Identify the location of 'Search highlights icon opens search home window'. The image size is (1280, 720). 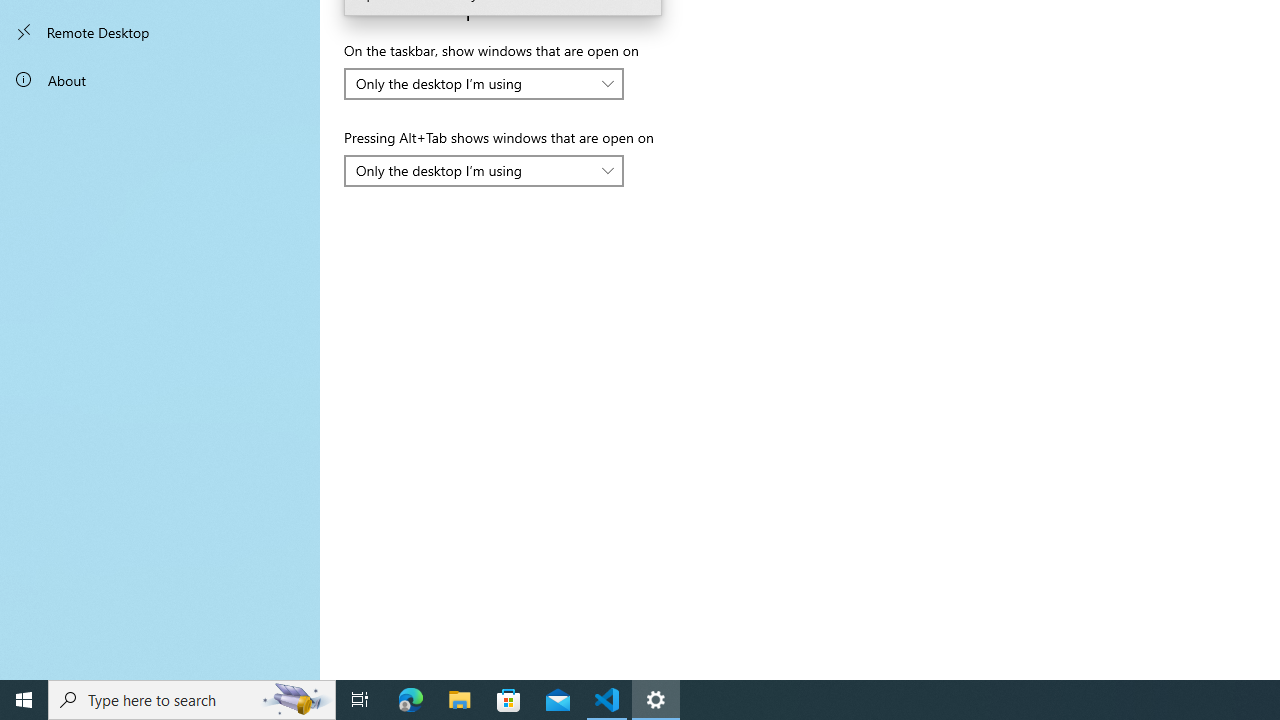
(294, 698).